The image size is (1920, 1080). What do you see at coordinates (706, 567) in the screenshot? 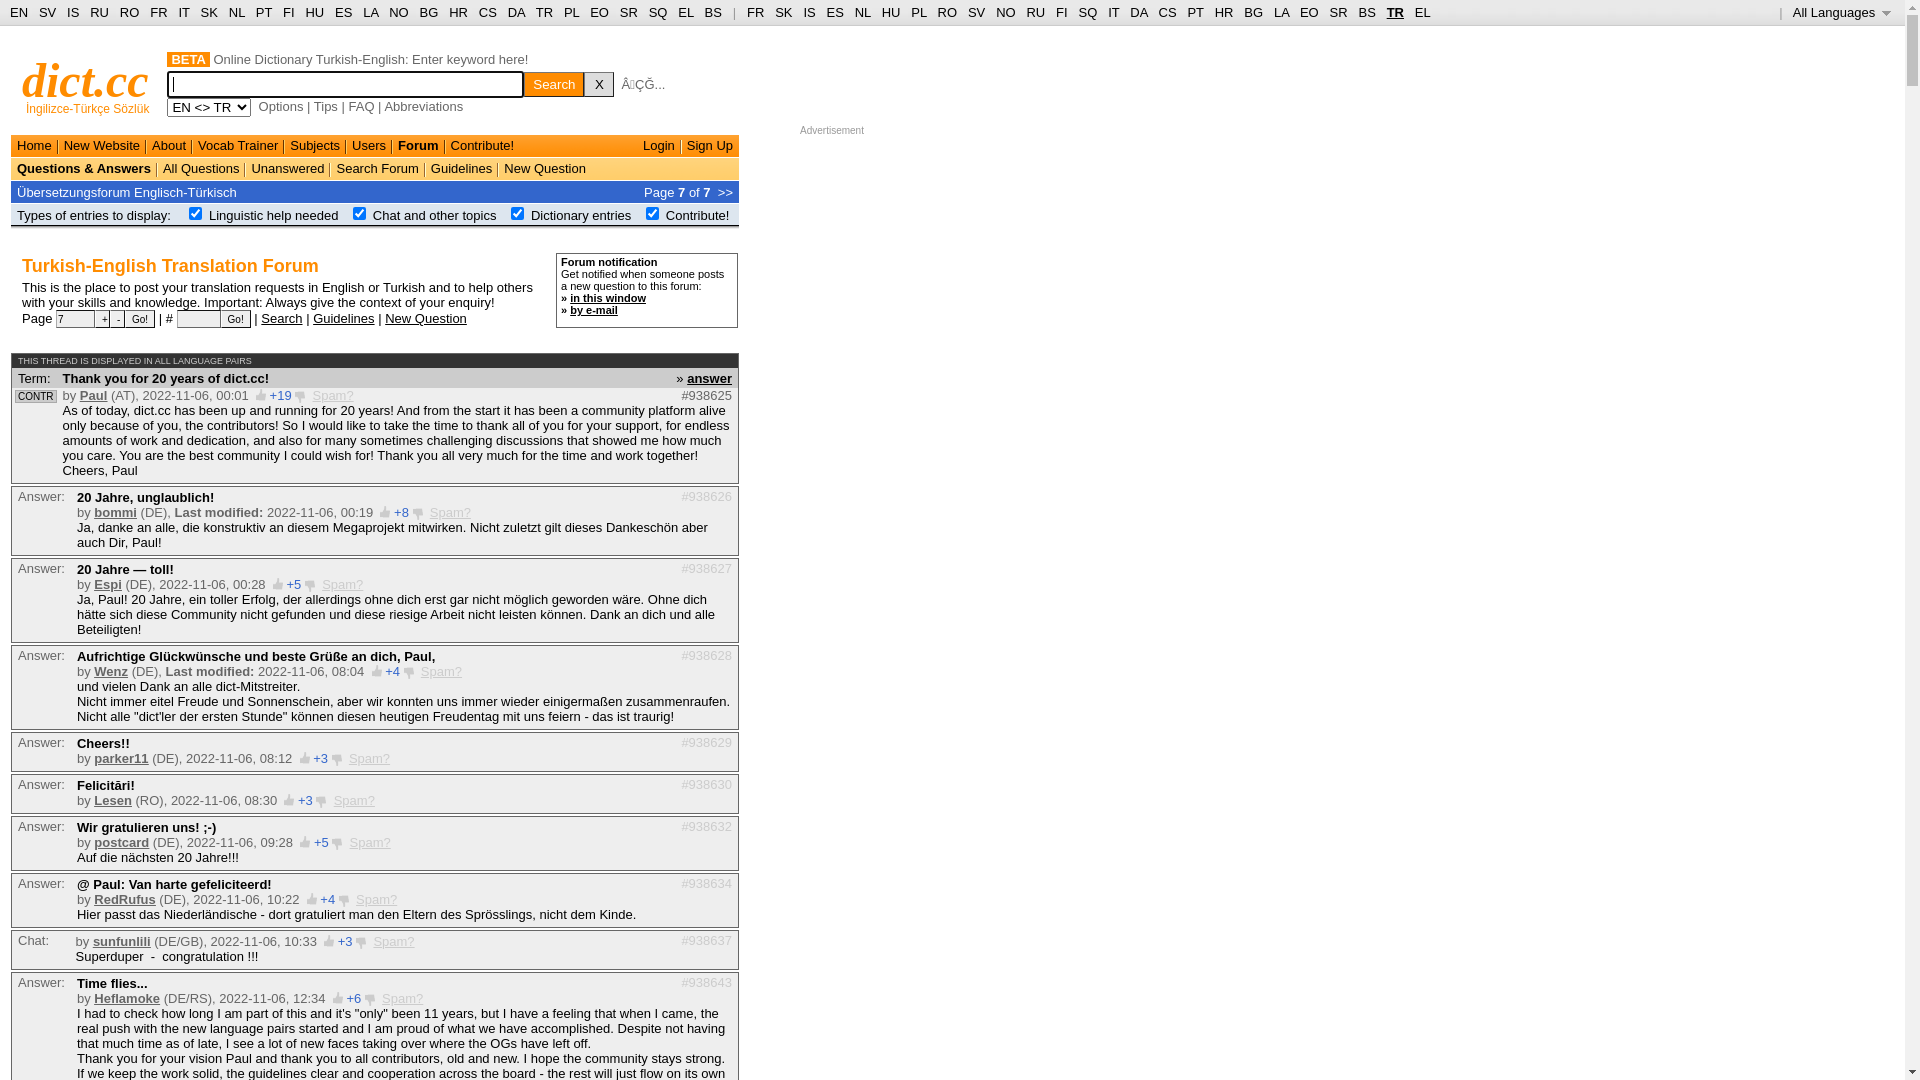
I see `'#938627'` at bounding box center [706, 567].